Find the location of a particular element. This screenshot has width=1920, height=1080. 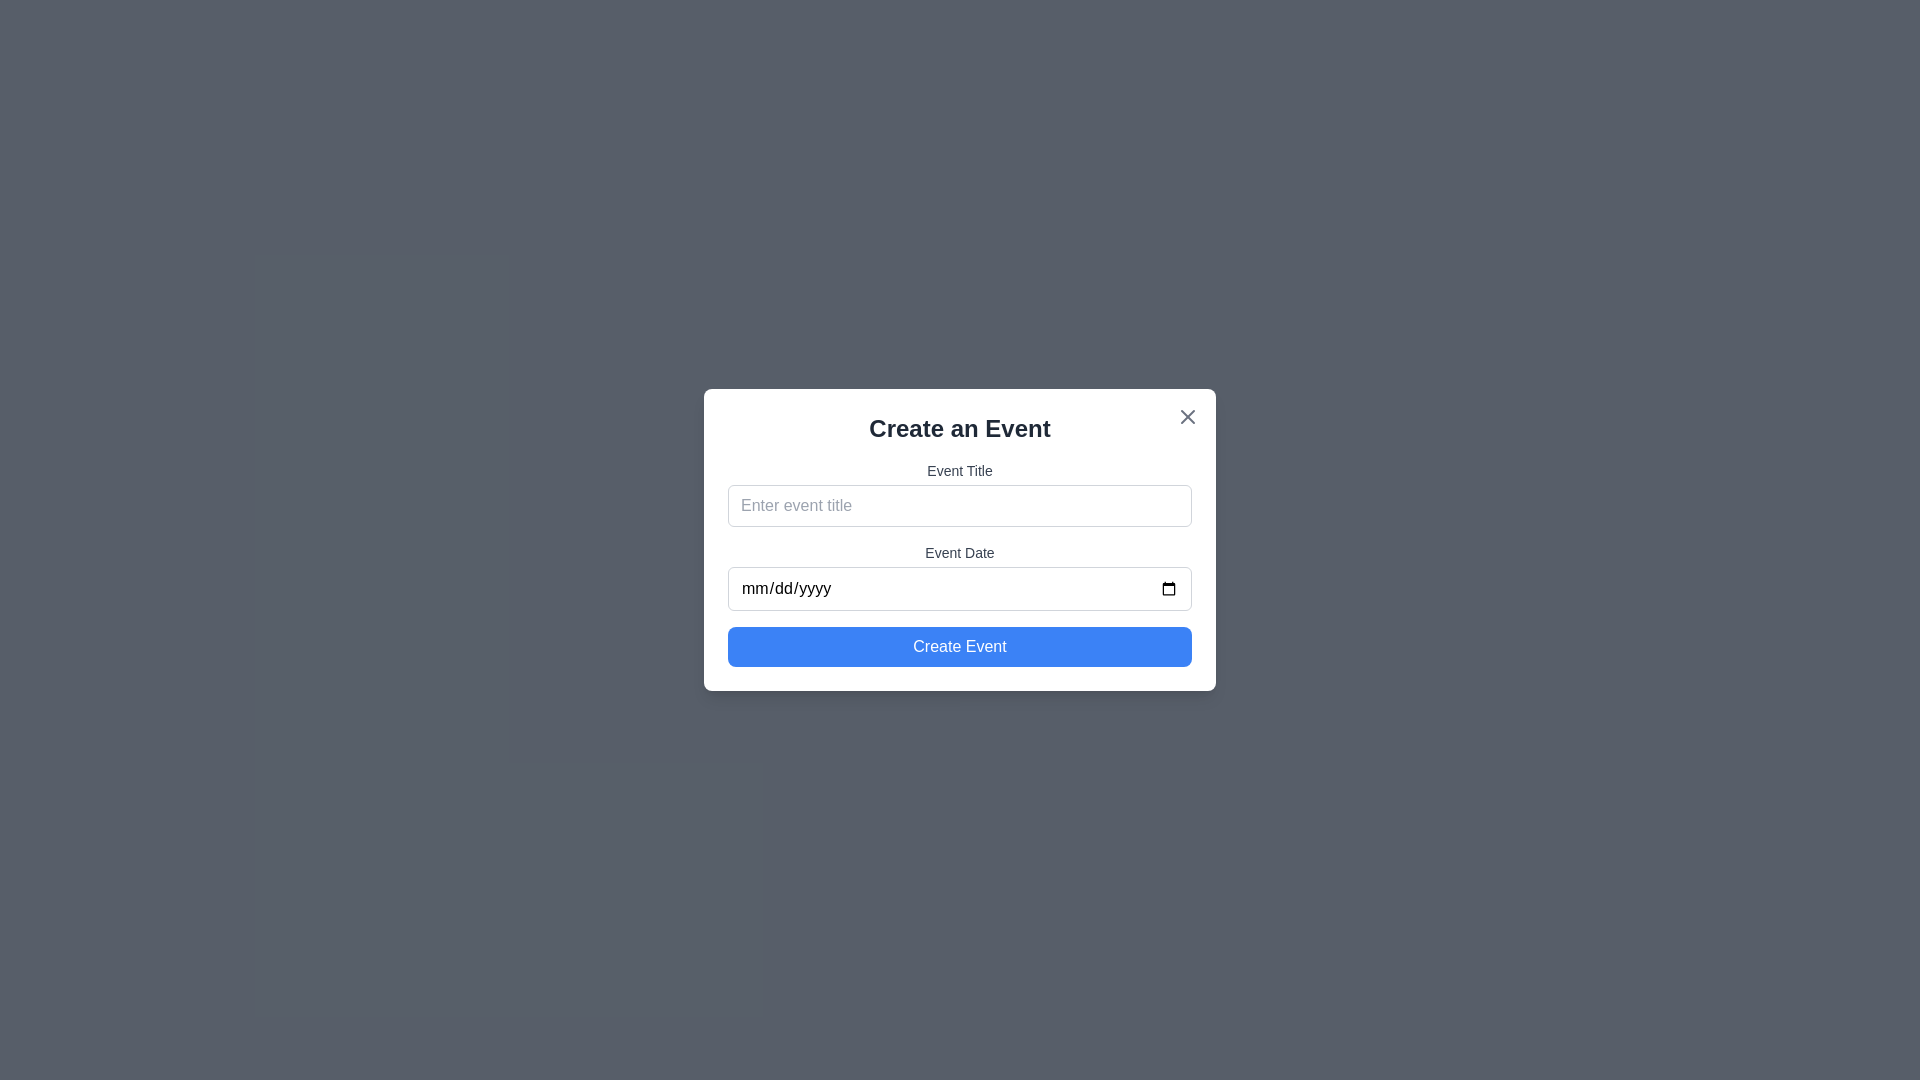

the close icon located at the top-right corner of the 'Create an Event' modal window to potentially reveal a tooltip is located at coordinates (1188, 415).